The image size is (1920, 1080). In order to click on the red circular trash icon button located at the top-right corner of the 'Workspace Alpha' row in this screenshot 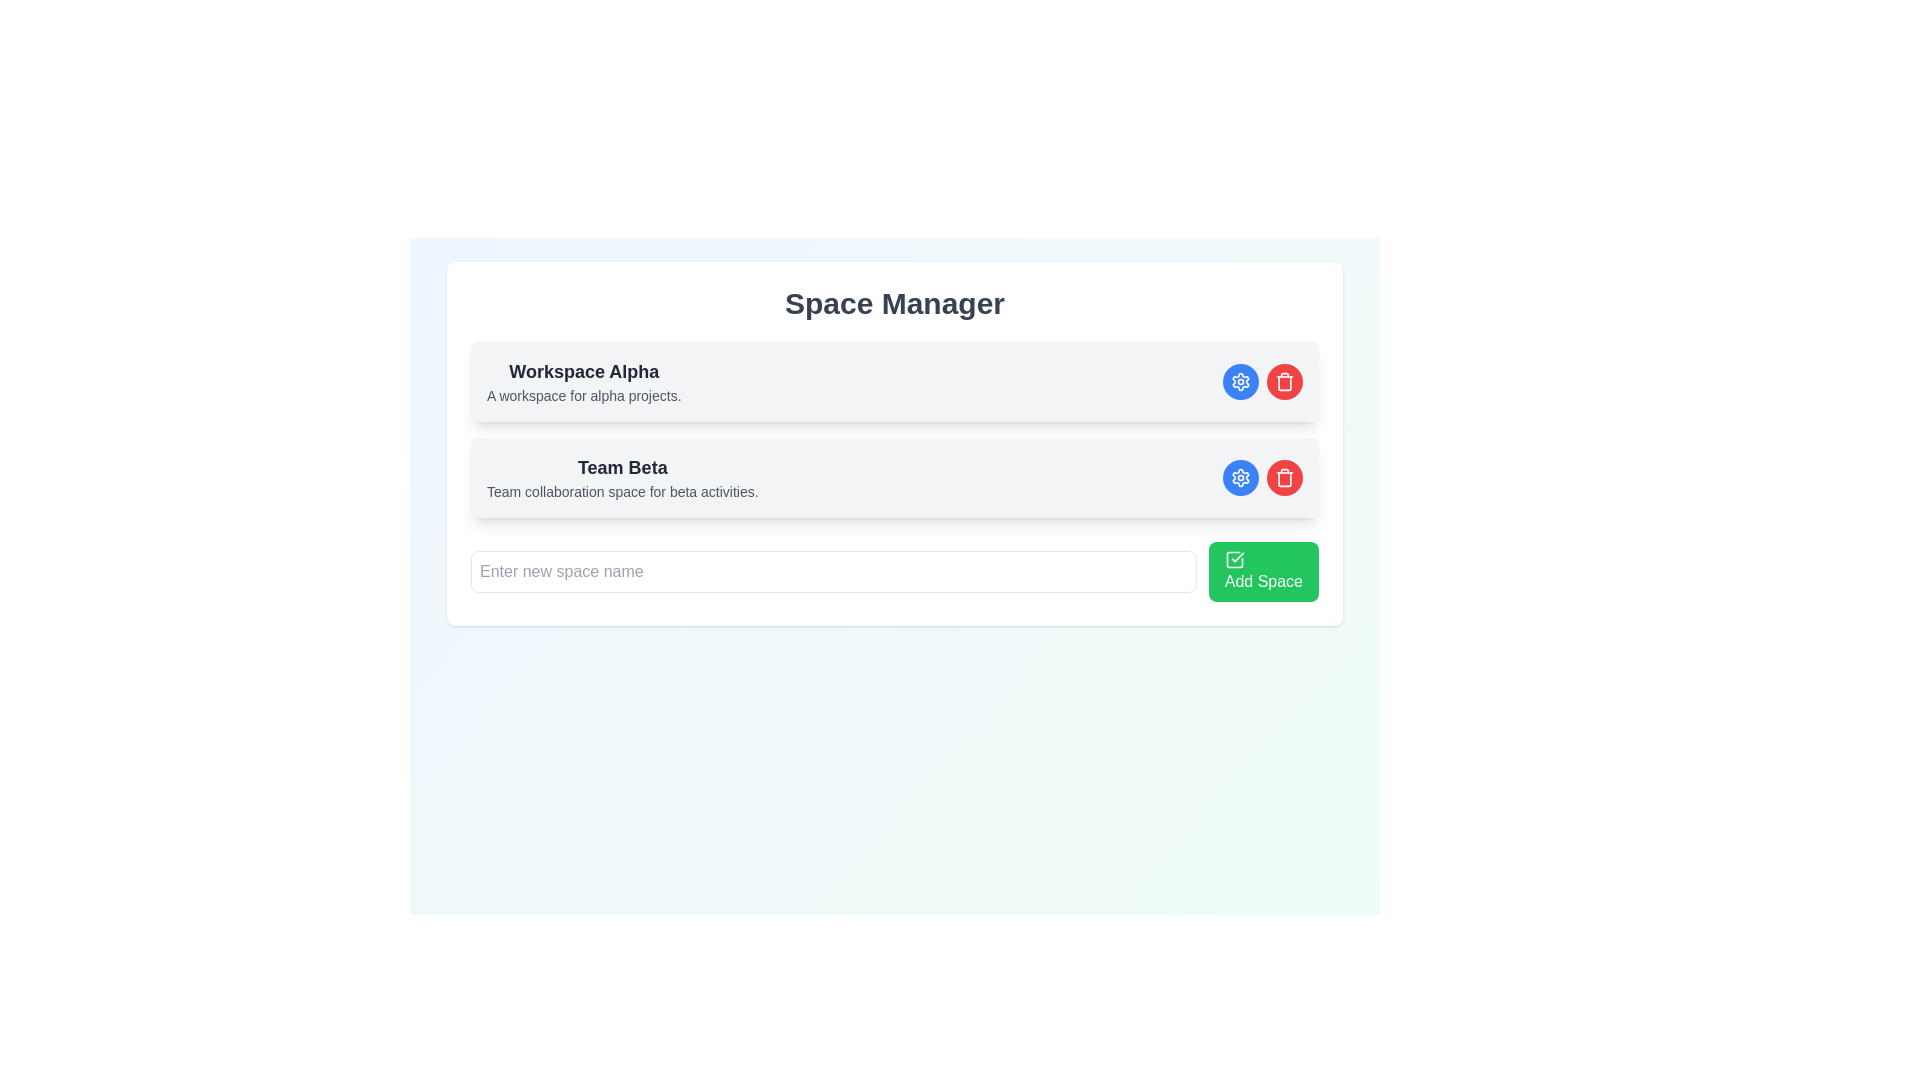, I will do `click(1285, 381)`.